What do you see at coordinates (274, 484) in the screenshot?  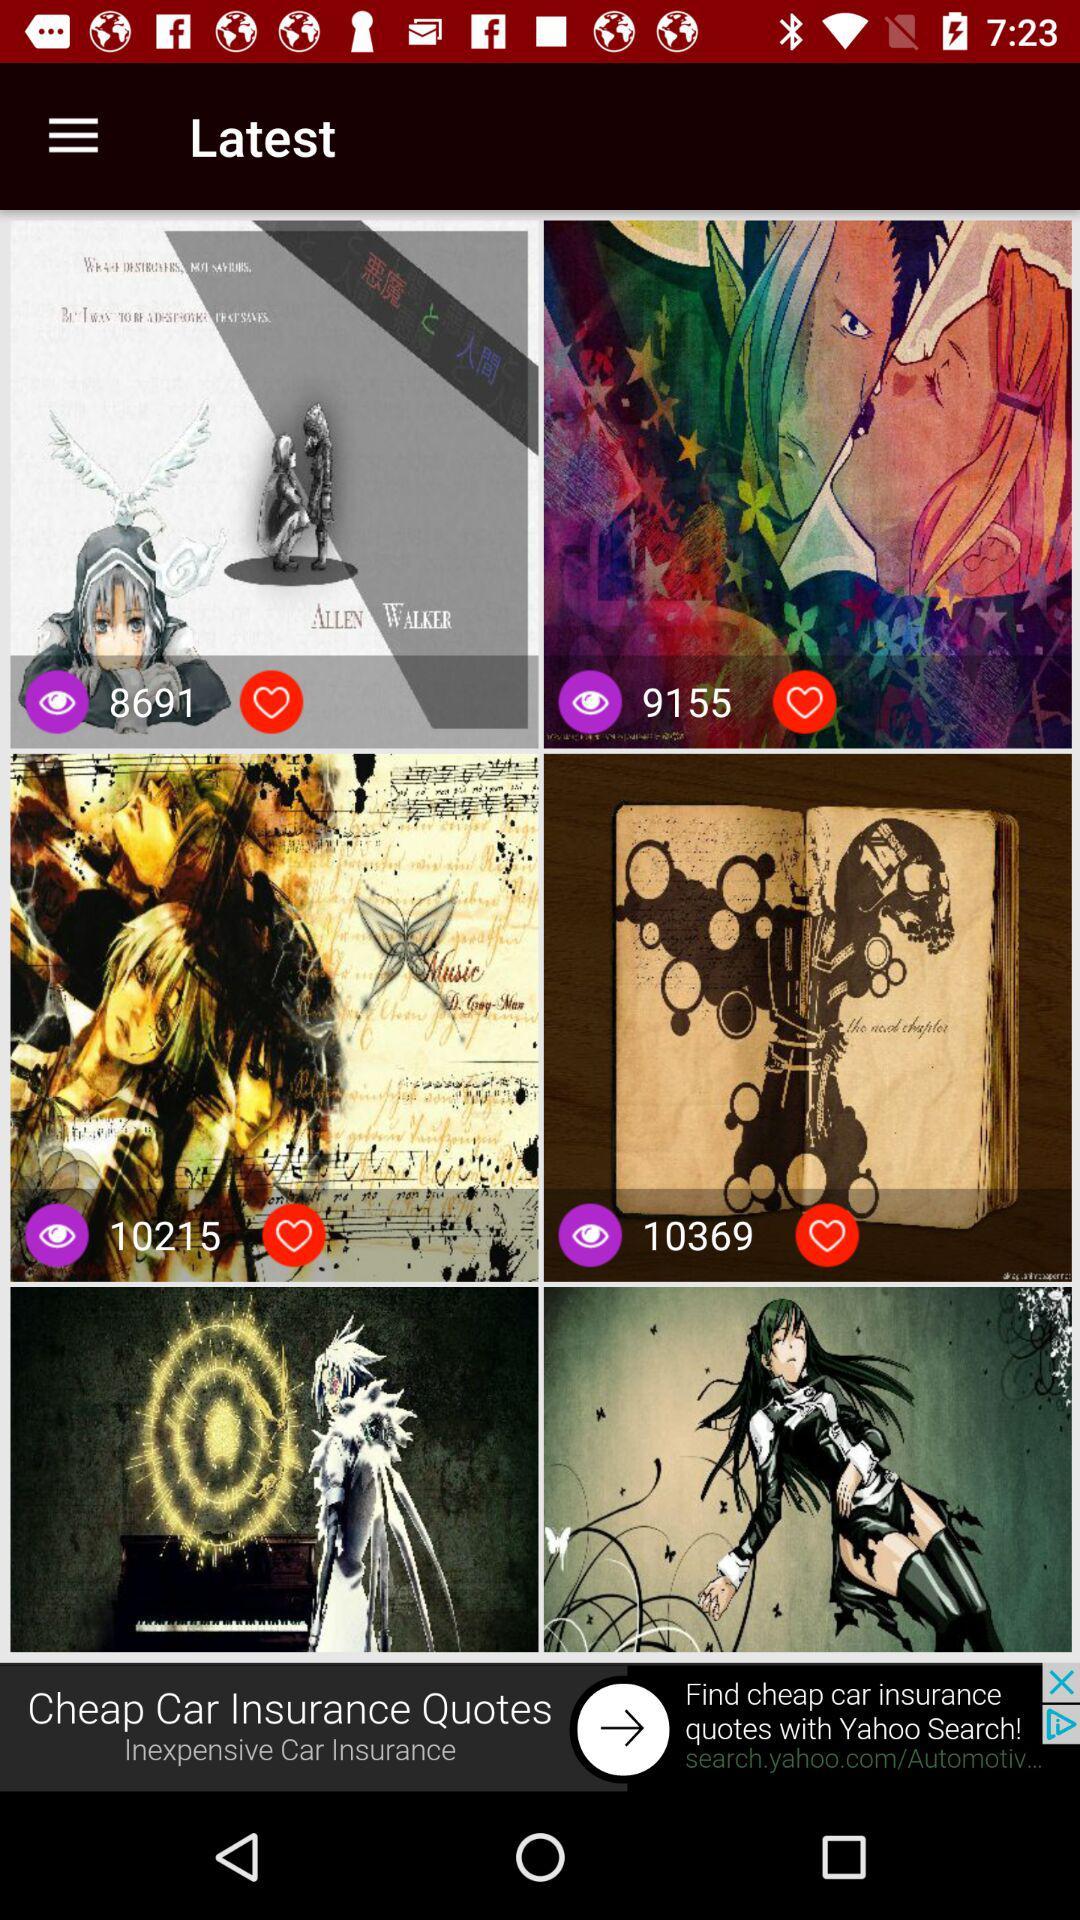 I see `the first image` at bounding box center [274, 484].